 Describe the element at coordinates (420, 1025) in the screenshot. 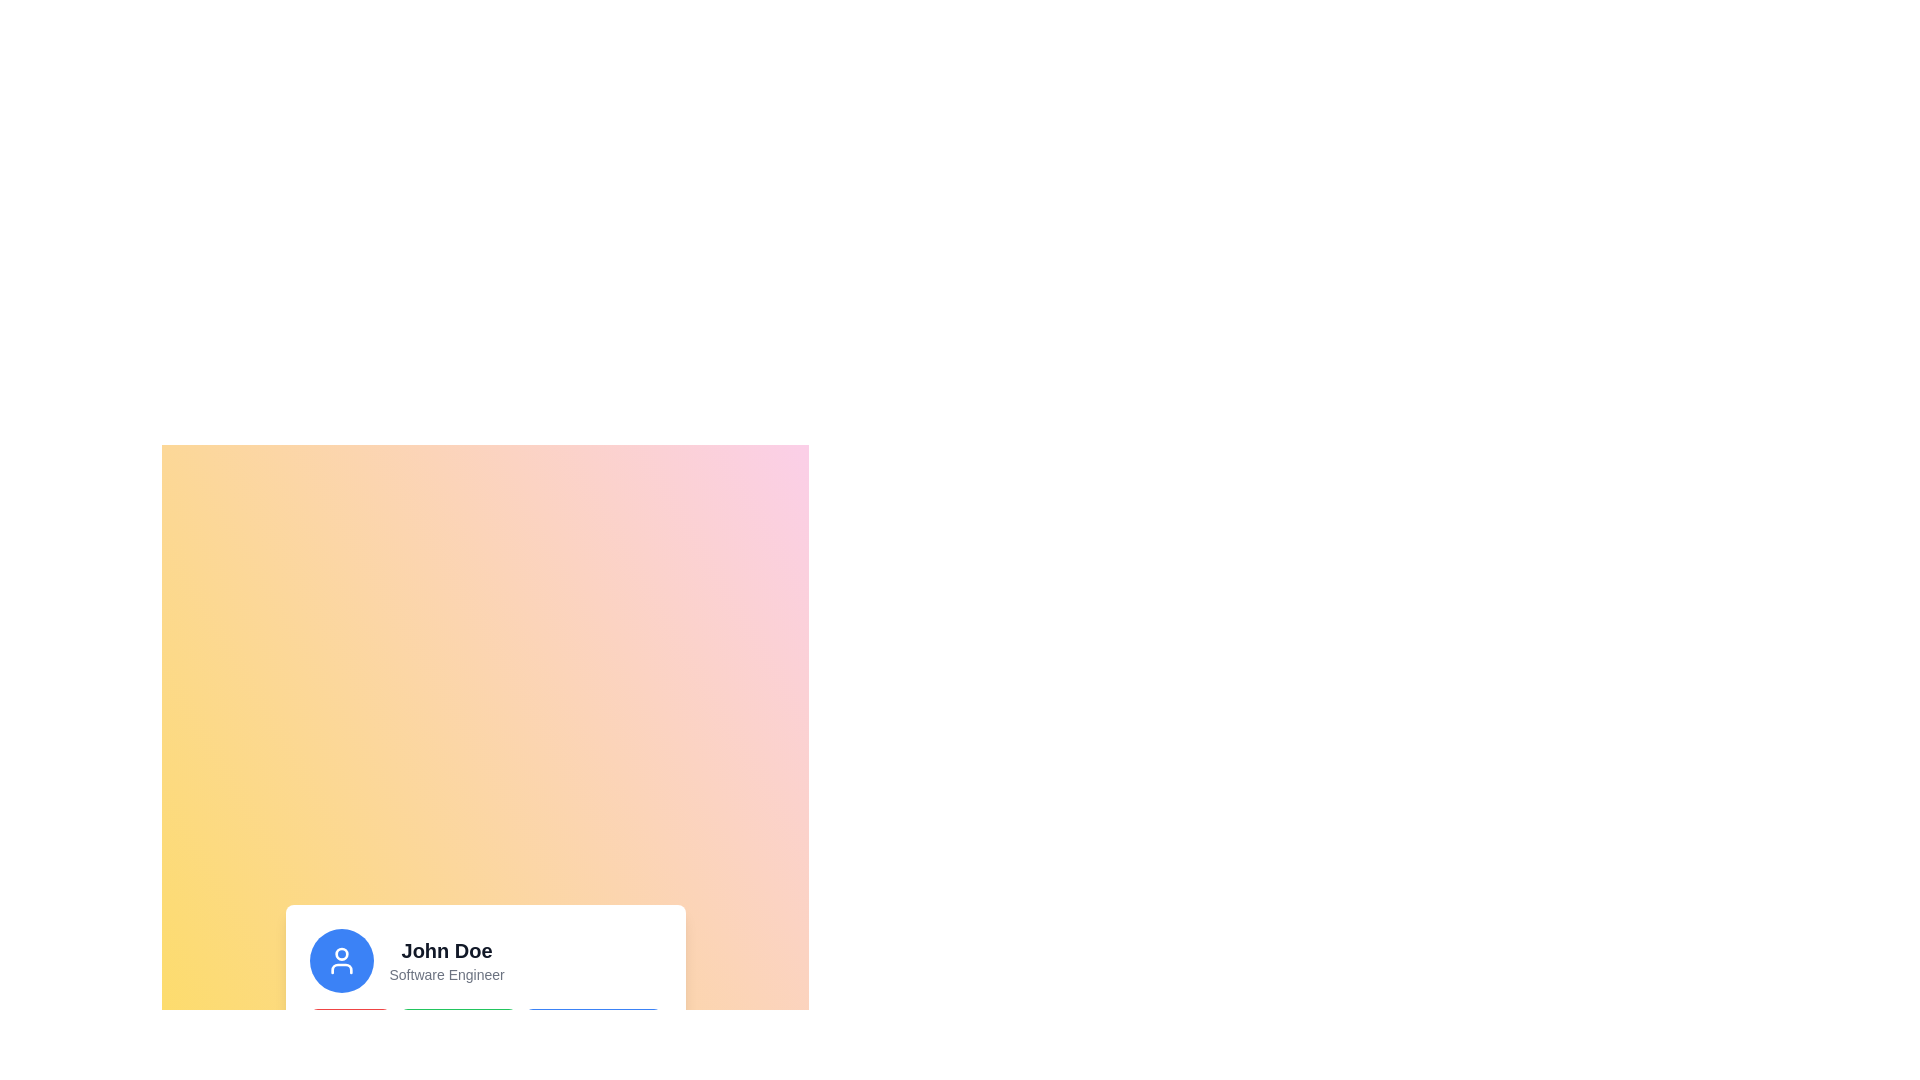

I see `the speech bubble icon located to the left of the 'Message' text within the green button labeled 'MessageConnect with John Doe via personal message.'` at that location.